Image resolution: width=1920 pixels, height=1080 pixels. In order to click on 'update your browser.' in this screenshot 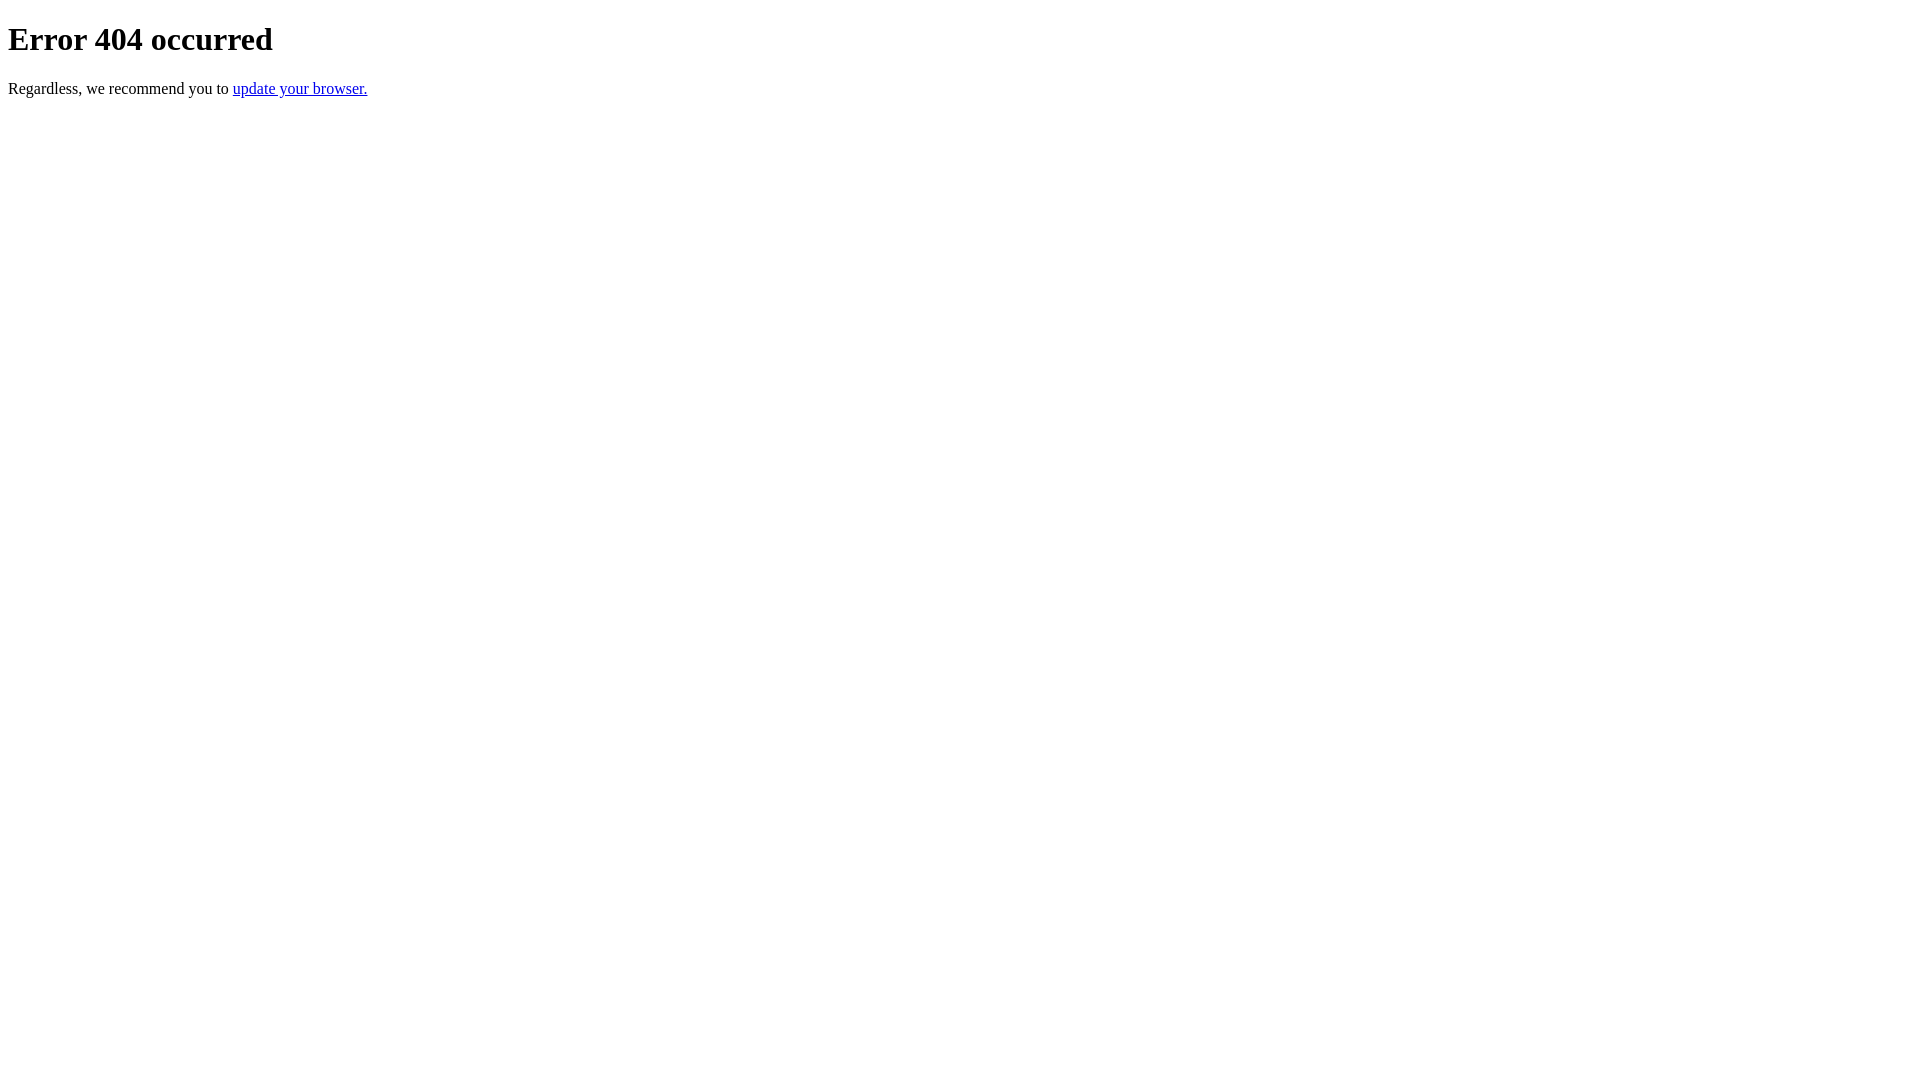, I will do `click(233, 87)`.